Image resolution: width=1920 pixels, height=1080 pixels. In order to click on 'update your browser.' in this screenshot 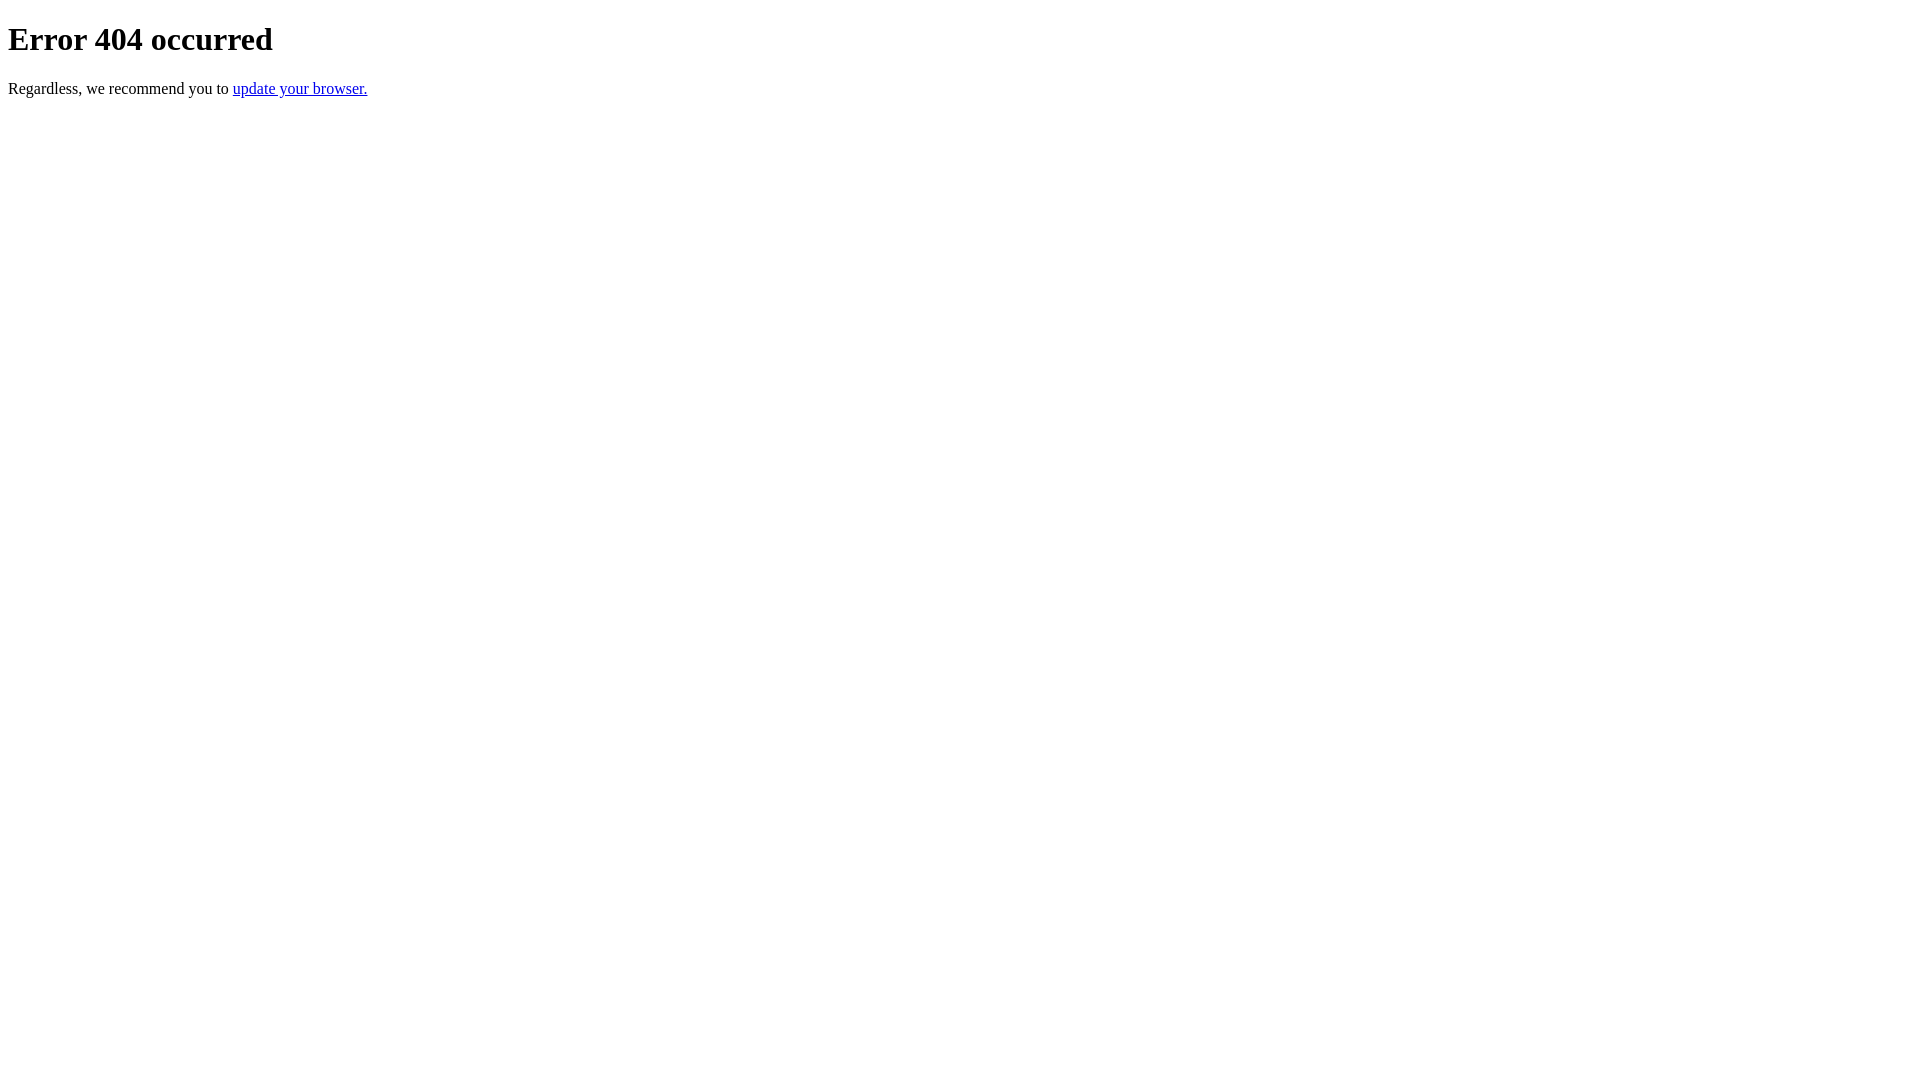, I will do `click(233, 87)`.